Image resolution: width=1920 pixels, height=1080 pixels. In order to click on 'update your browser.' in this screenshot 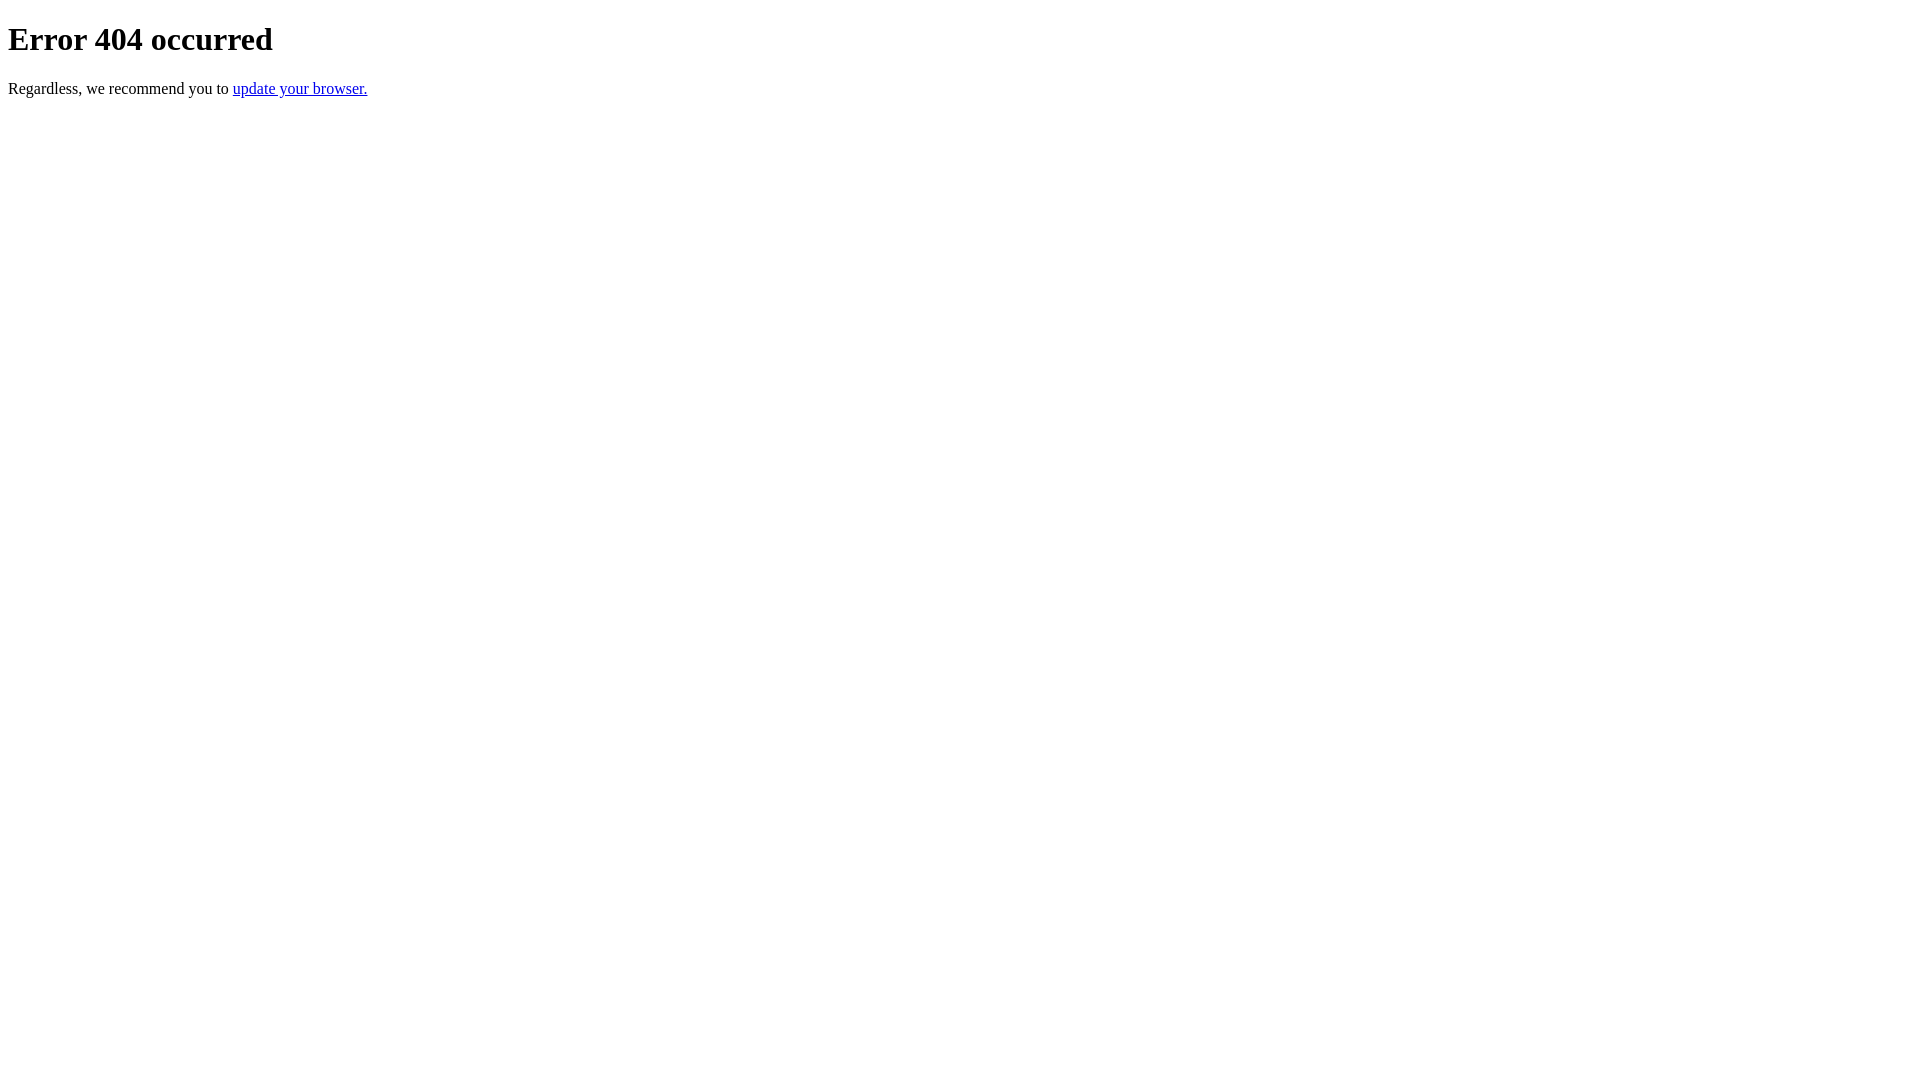, I will do `click(233, 87)`.